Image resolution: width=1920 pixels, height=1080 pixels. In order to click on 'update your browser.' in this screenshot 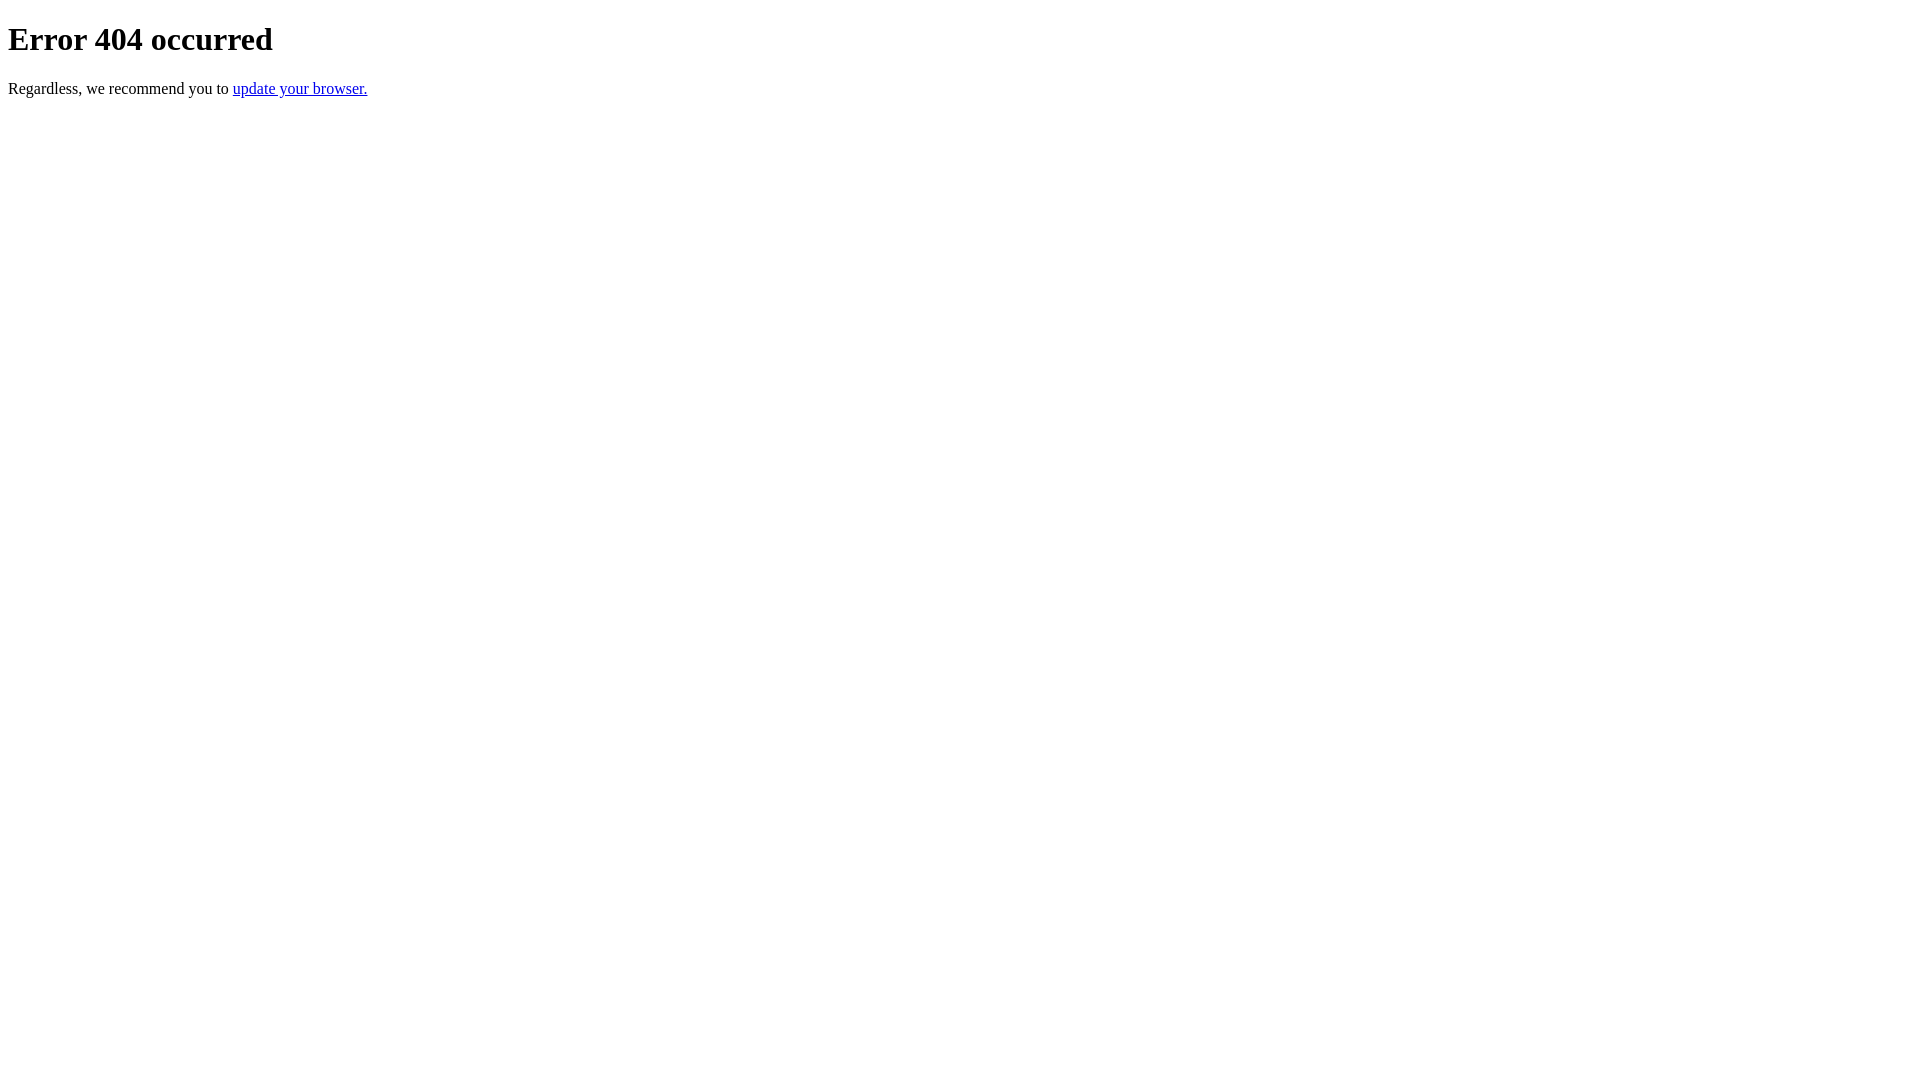, I will do `click(233, 87)`.